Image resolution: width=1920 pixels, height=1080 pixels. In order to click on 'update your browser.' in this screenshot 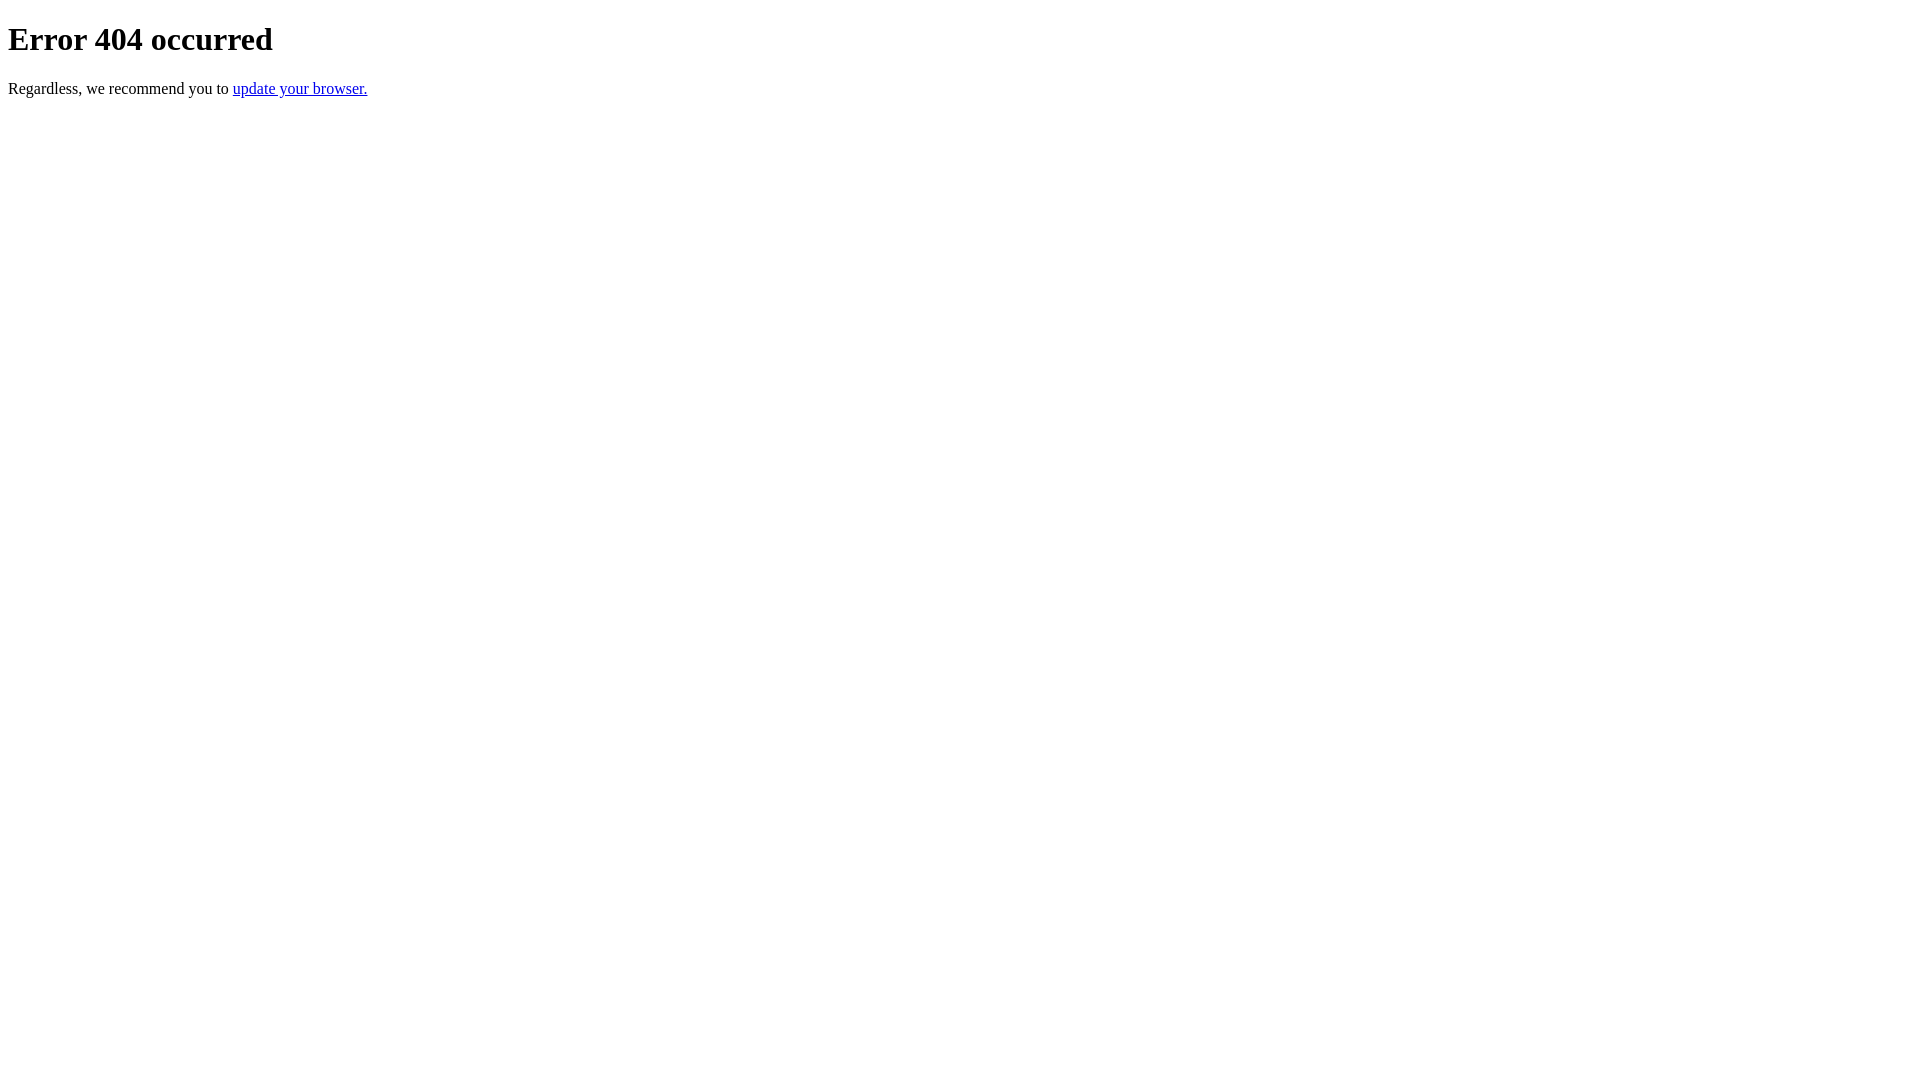, I will do `click(233, 87)`.